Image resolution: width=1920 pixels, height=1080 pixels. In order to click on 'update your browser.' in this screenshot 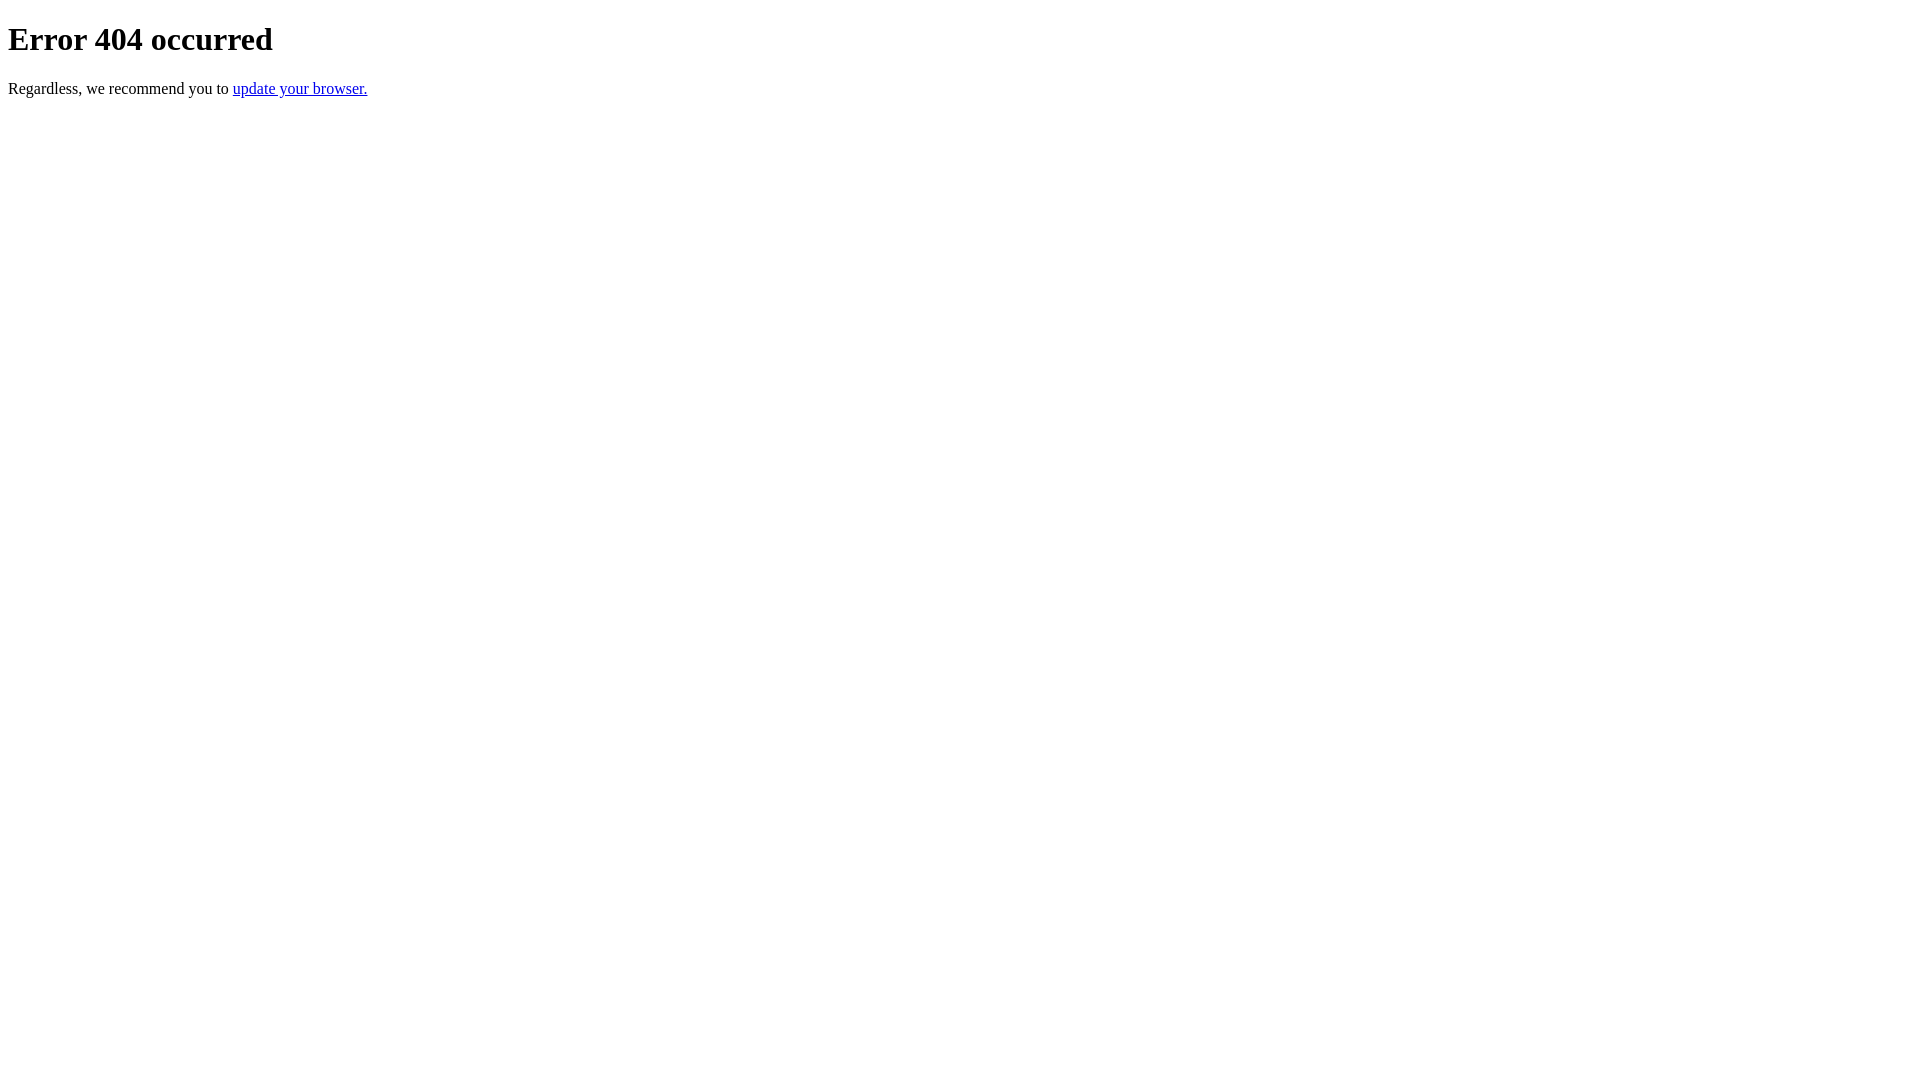, I will do `click(233, 87)`.